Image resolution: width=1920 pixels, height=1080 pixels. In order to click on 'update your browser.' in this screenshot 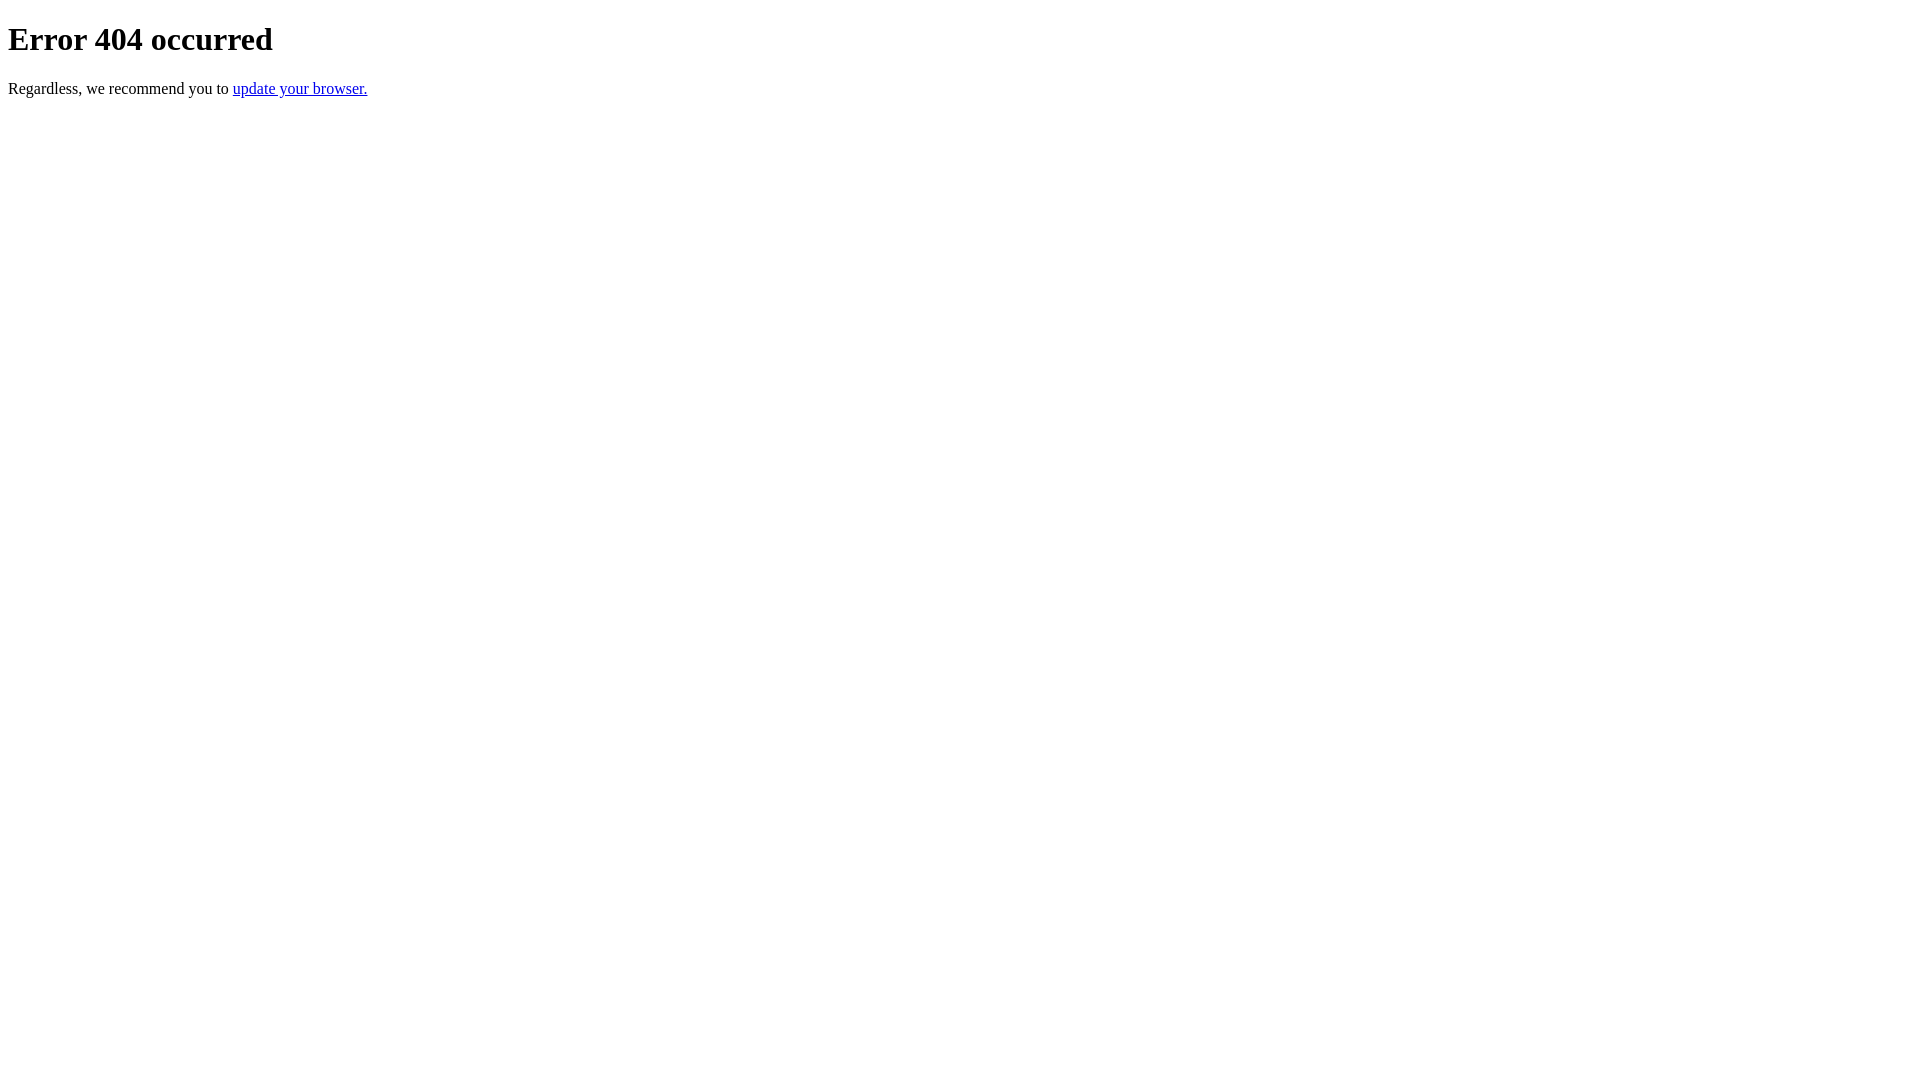, I will do `click(233, 87)`.